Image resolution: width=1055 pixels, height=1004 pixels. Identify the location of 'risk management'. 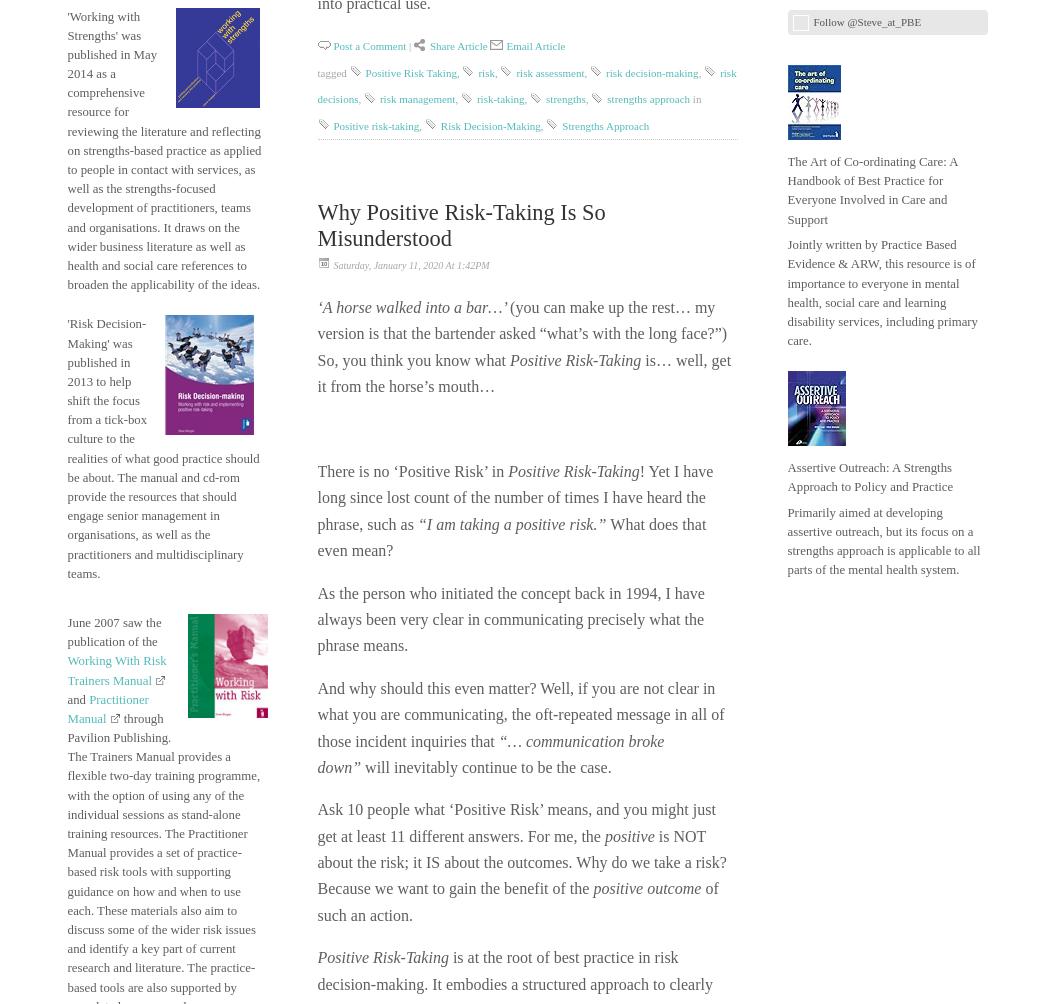
(416, 98).